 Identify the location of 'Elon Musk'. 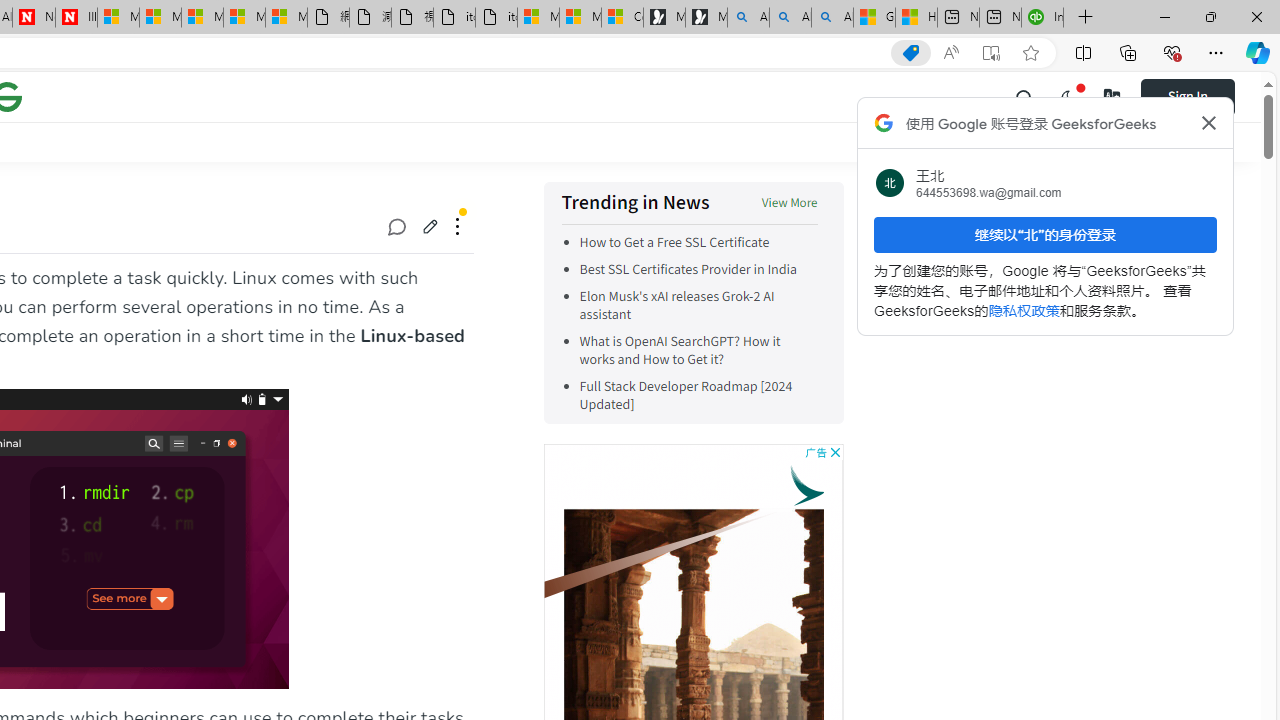
(676, 306).